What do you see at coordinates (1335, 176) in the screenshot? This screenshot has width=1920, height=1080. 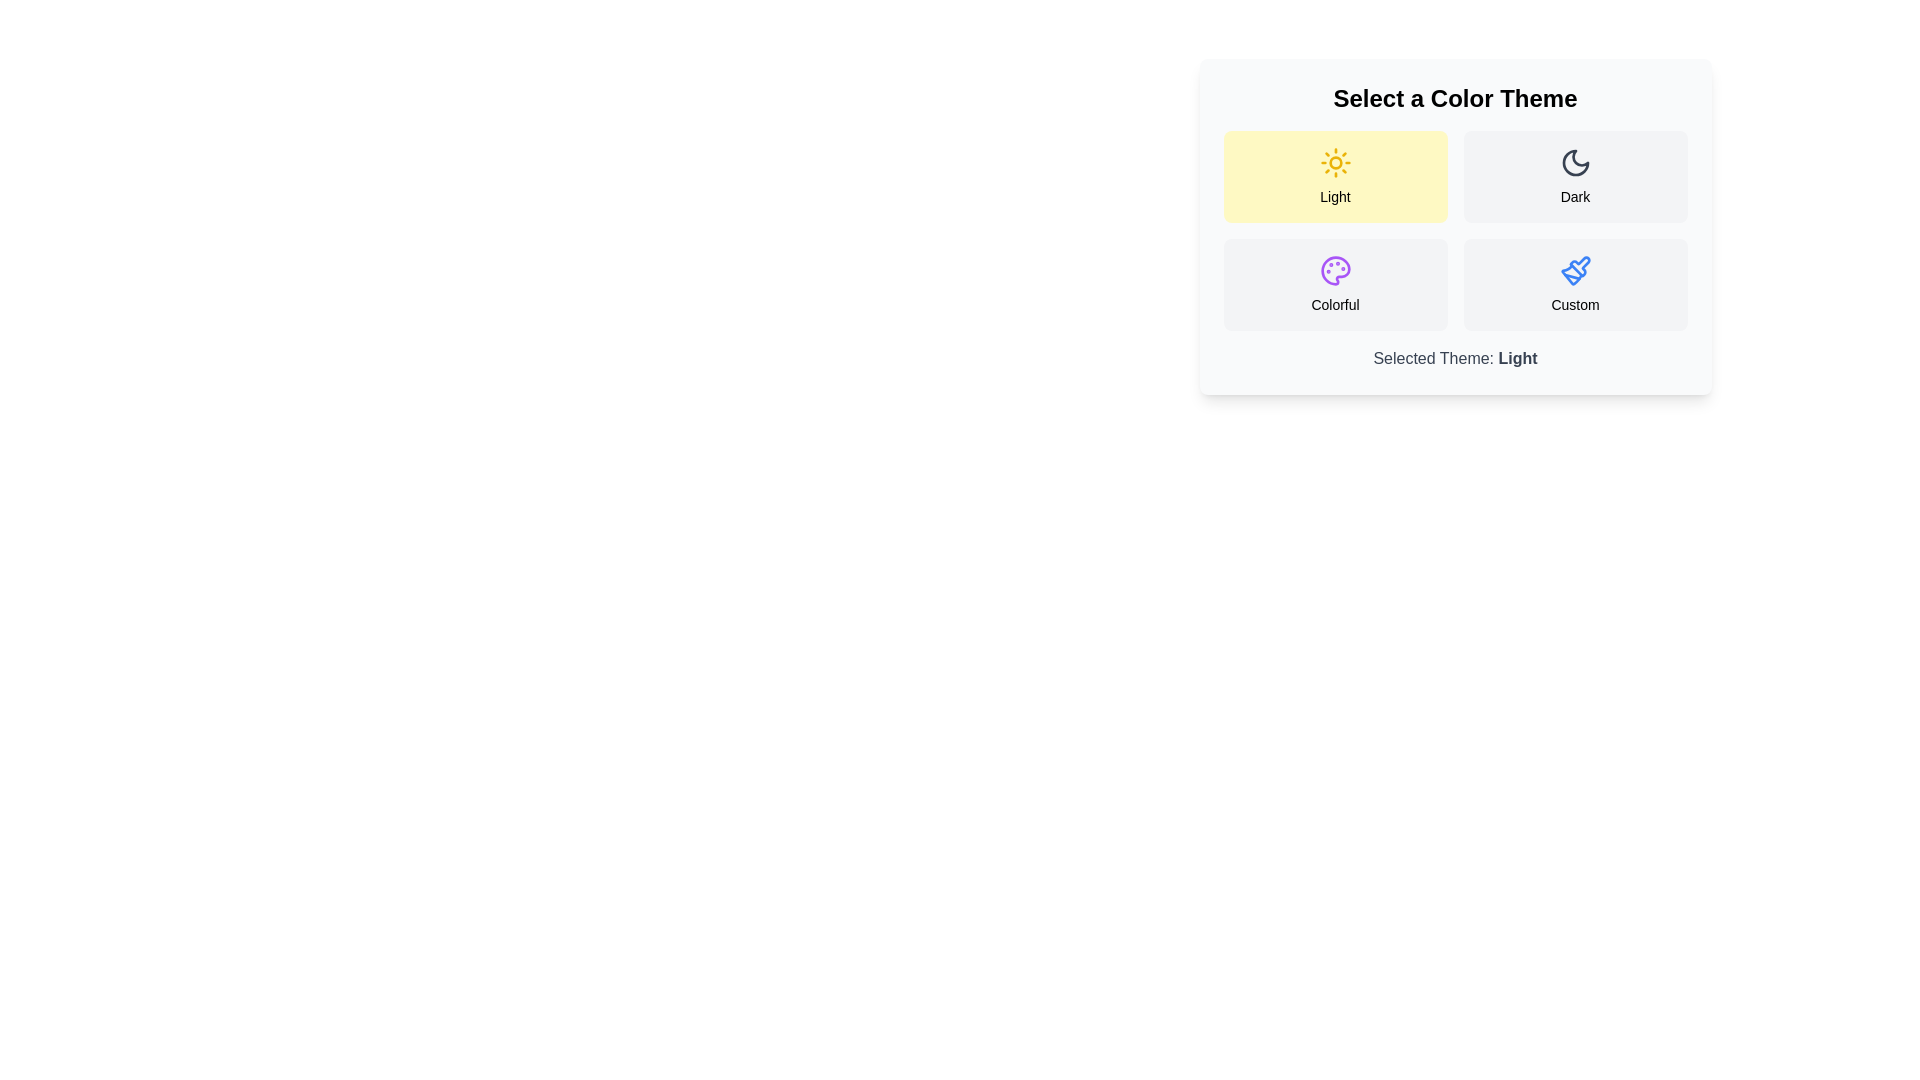 I see `the theme Light by clicking its button` at bounding box center [1335, 176].